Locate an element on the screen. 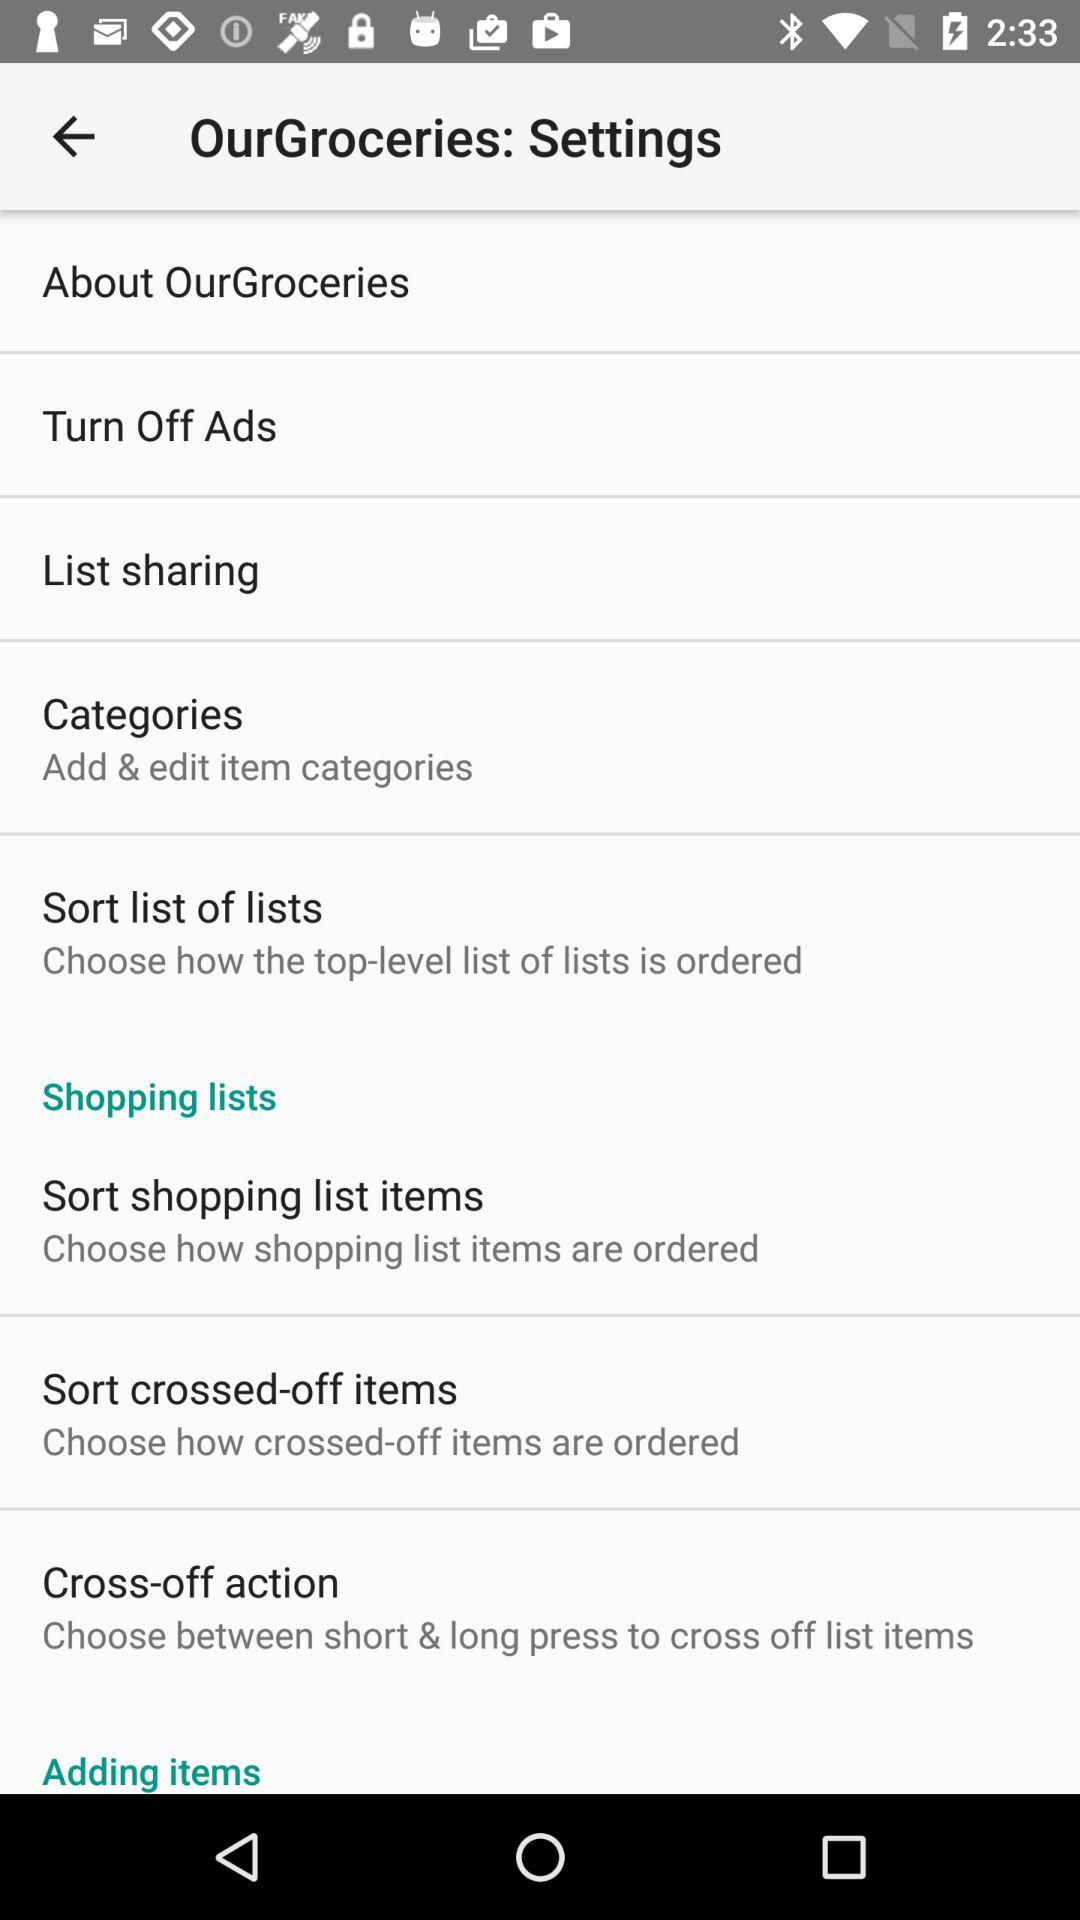 The width and height of the screenshot is (1080, 1920). the adding items item is located at coordinates (540, 1747).